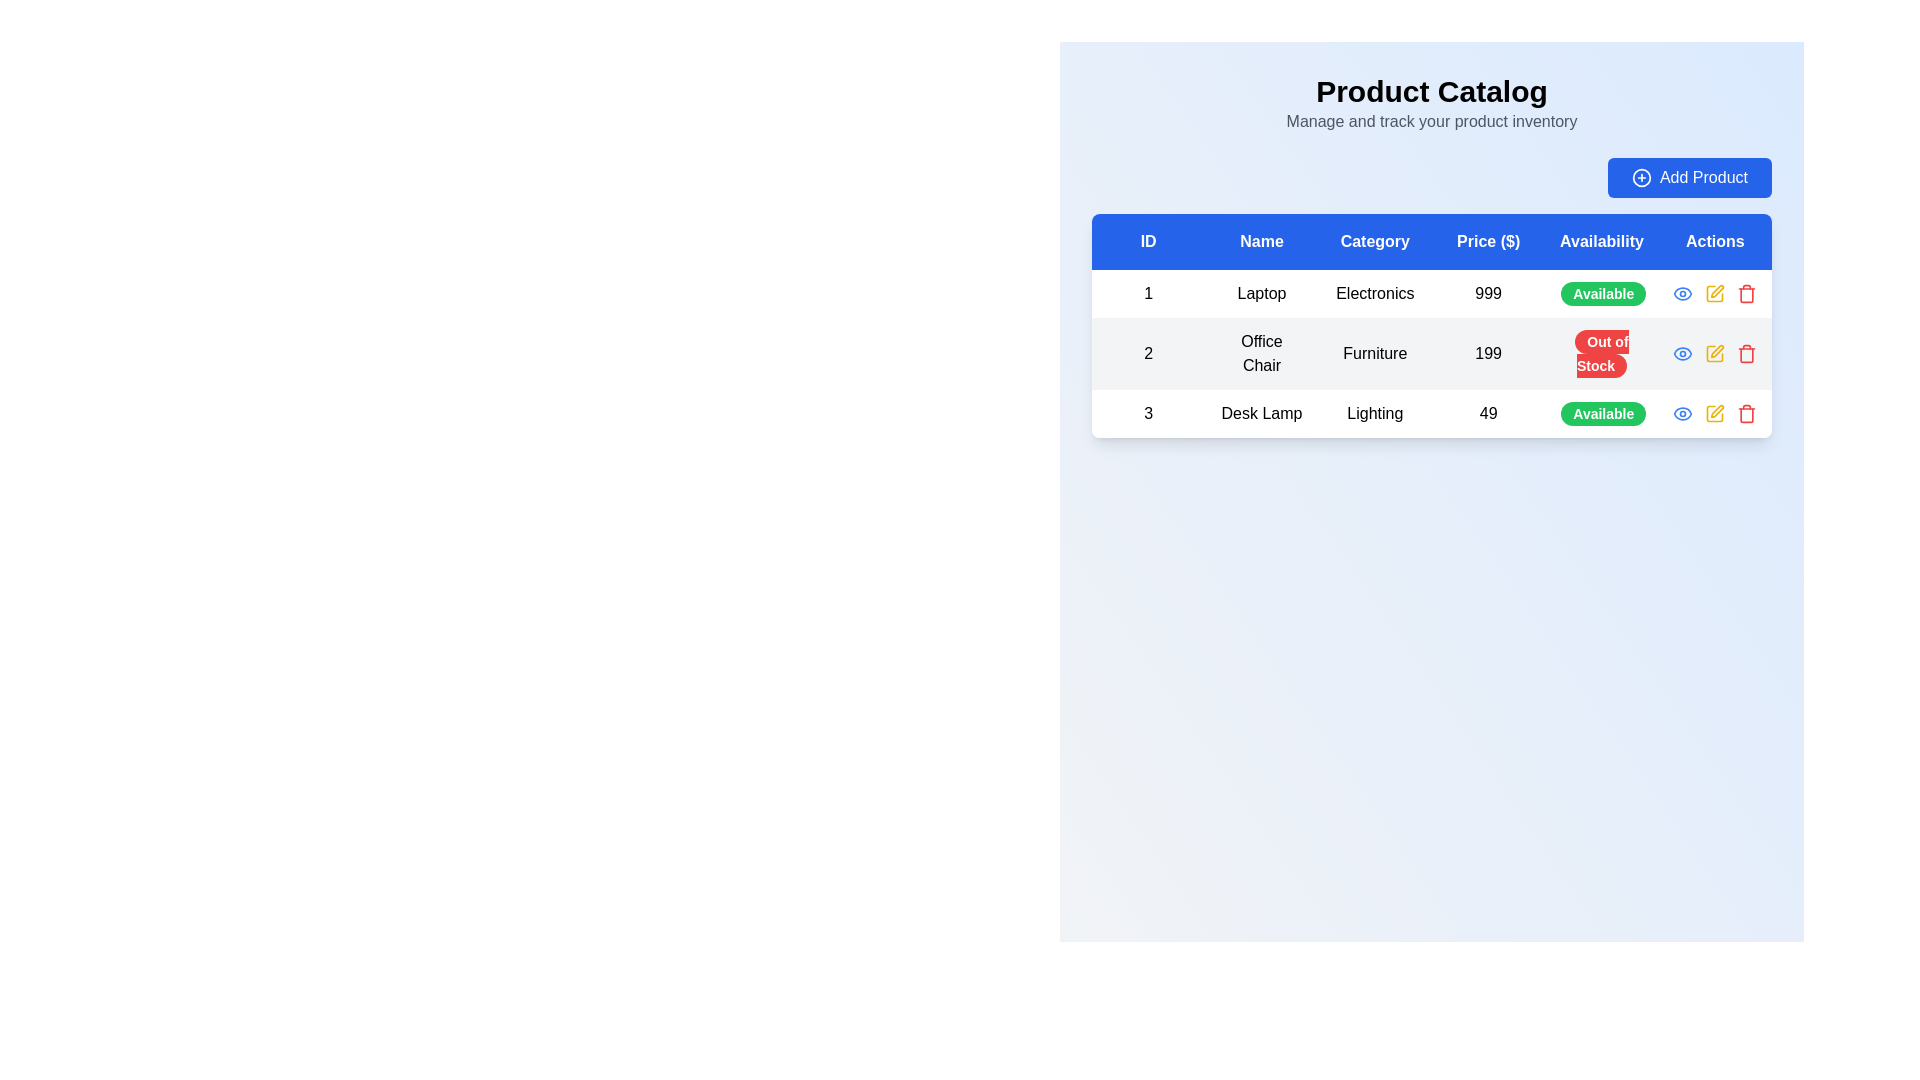 Image resolution: width=1920 pixels, height=1080 pixels. I want to click on the blue eye icon button in the 'Actions' column of the second row, so click(1682, 353).